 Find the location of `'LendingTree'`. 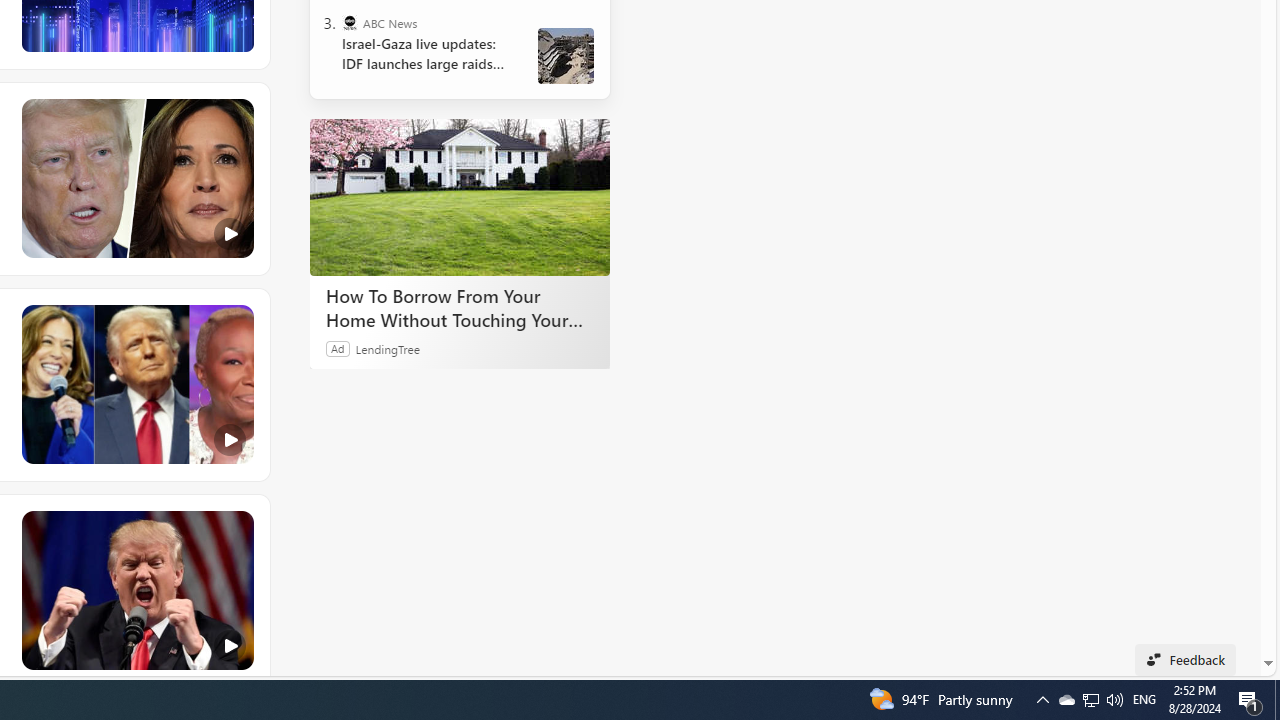

'LendingTree' is located at coordinates (387, 347).